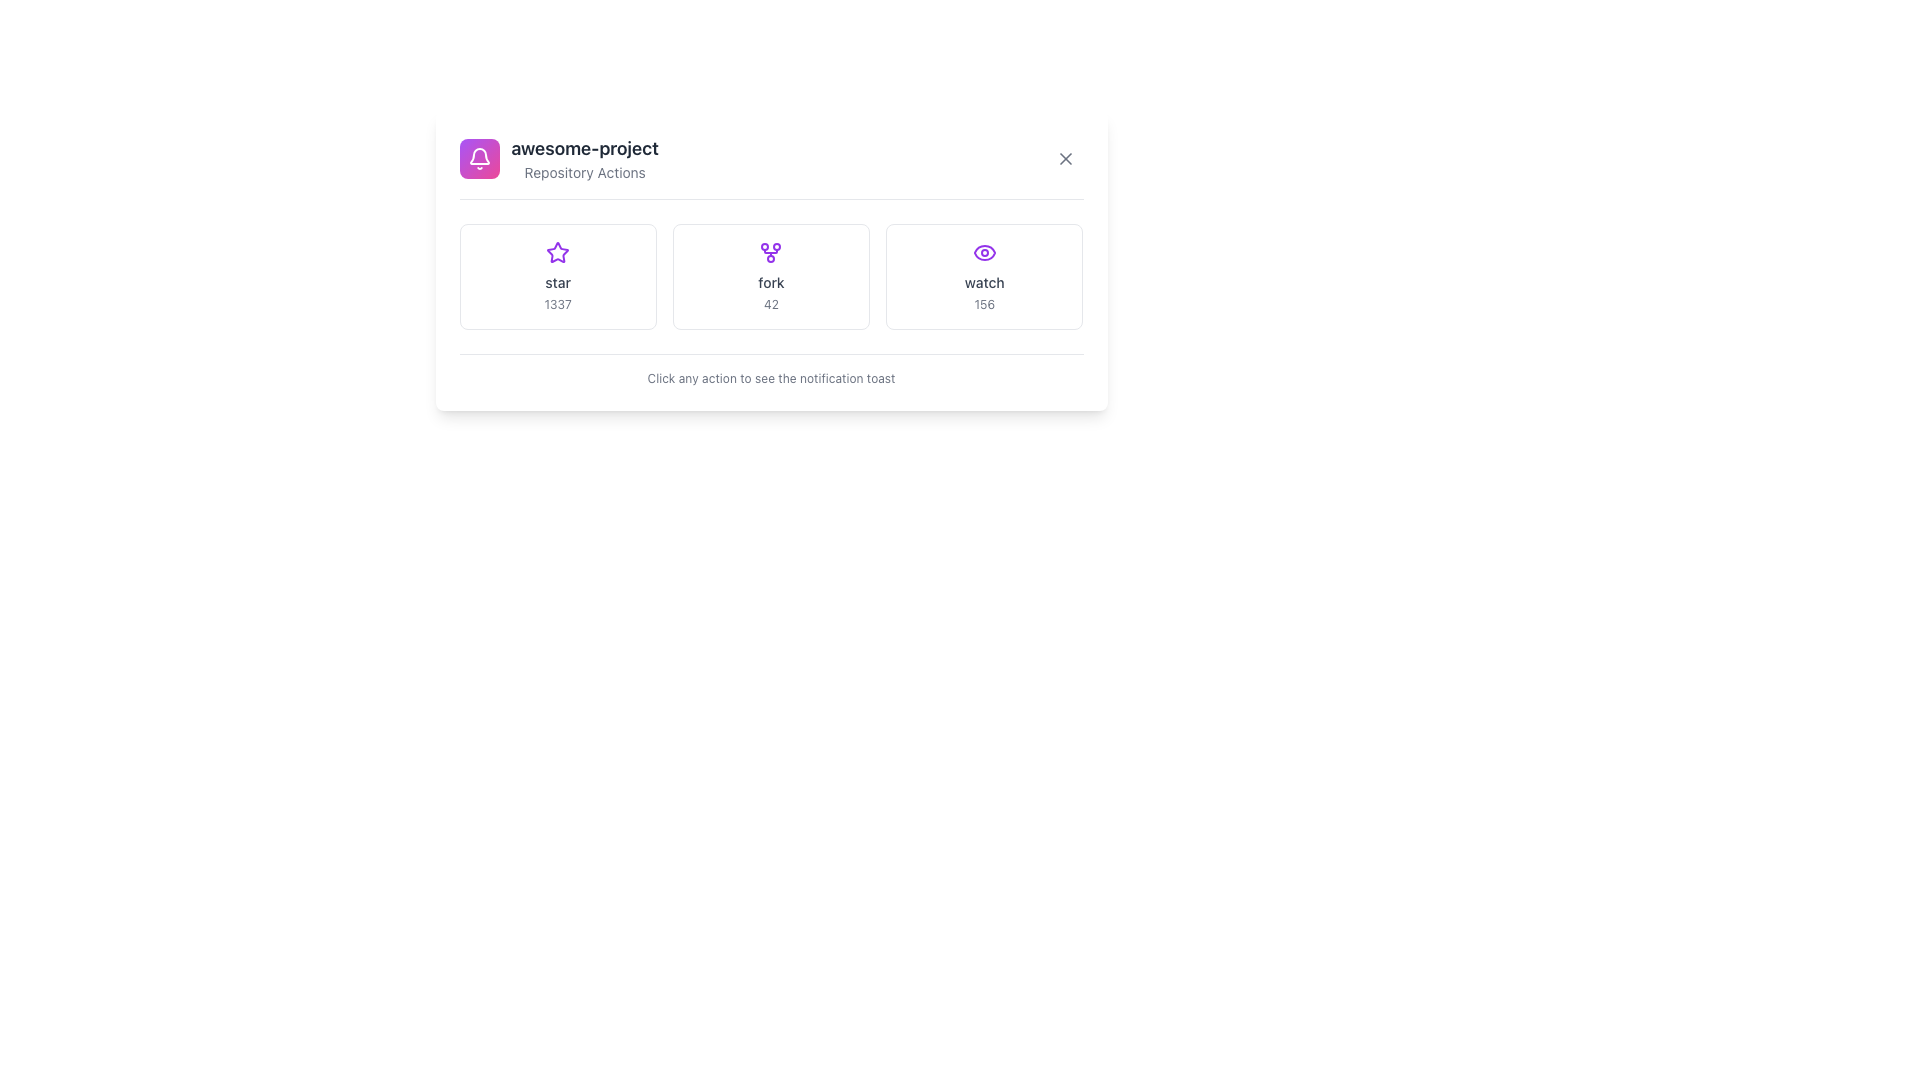 This screenshot has width=1920, height=1080. What do you see at coordinates (770, 260) in the screenshot?
I see `the 'fork' actionable item within the compact card styled in white with rounded corners and a shadow, which is the second item in the grid layout` at bounding box center [770, 260].